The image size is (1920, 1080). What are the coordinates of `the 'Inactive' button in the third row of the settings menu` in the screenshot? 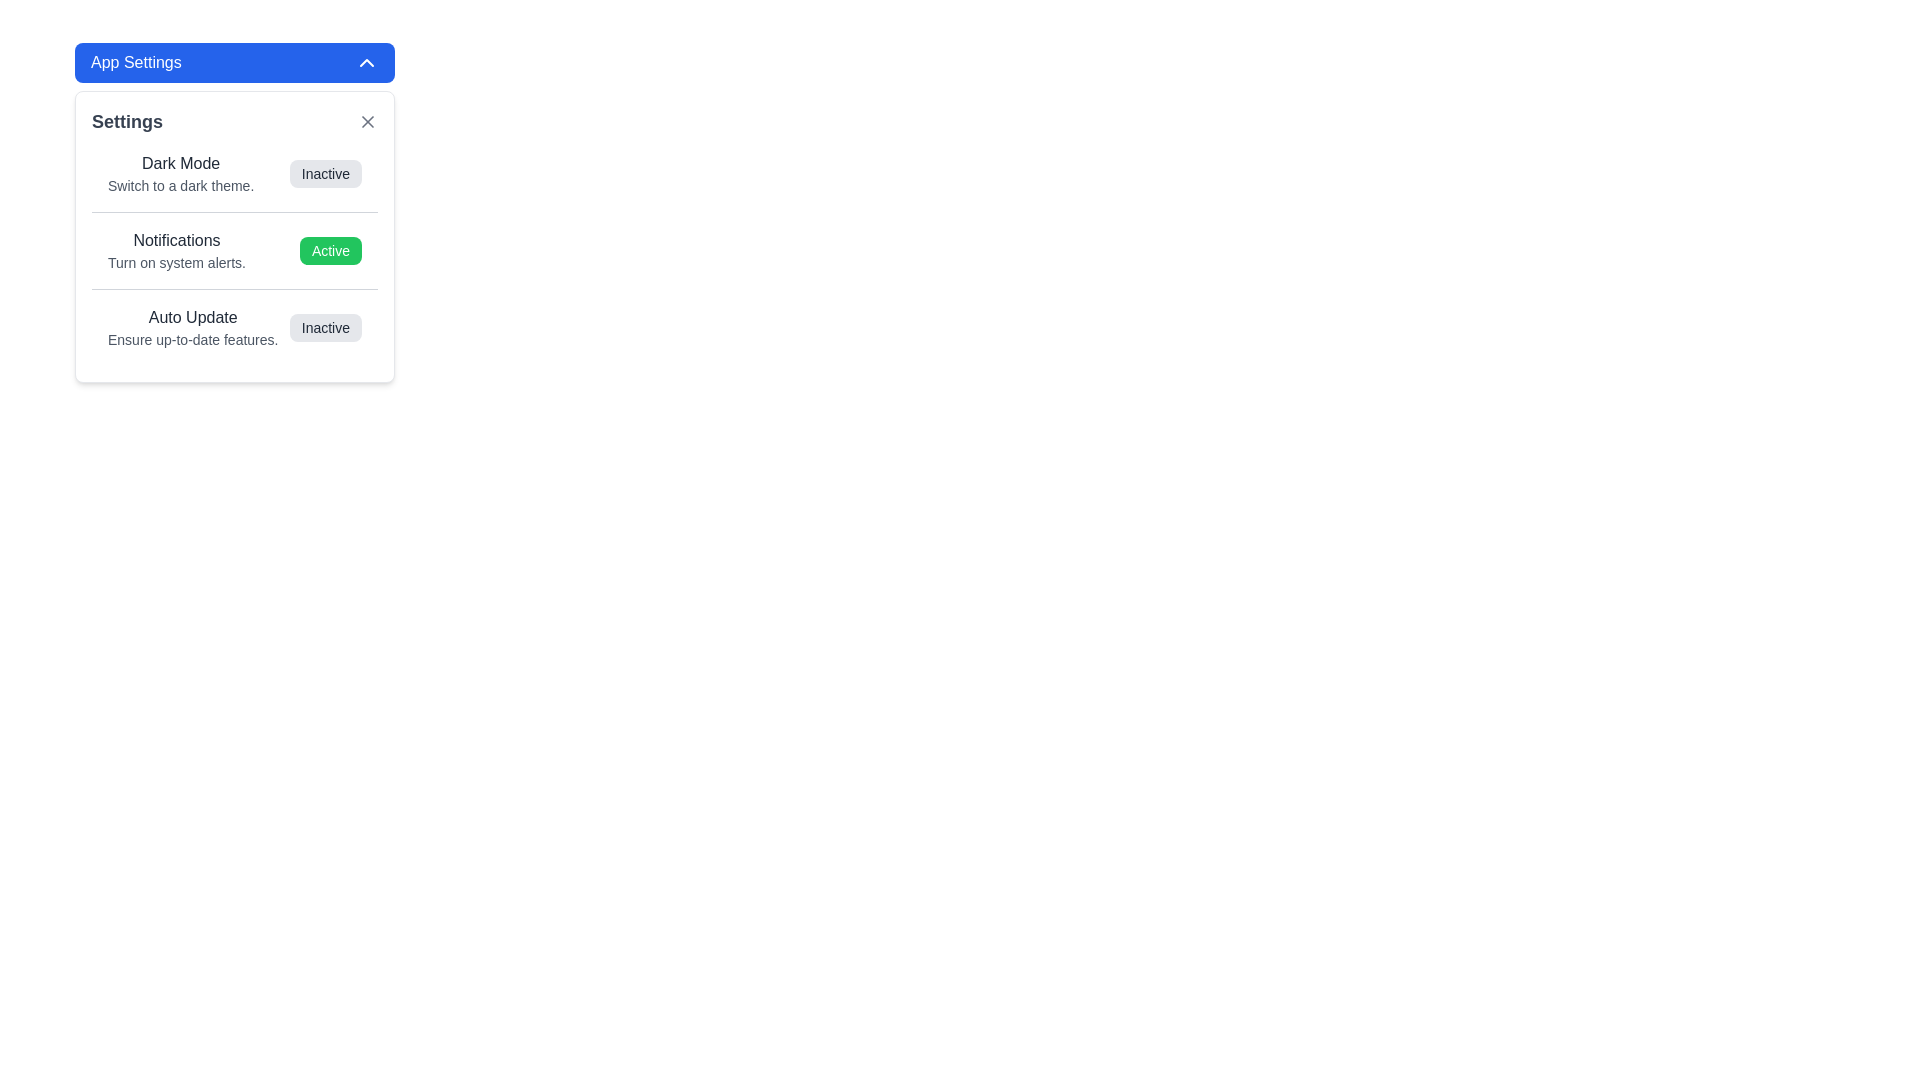 It's located at (235, 326).